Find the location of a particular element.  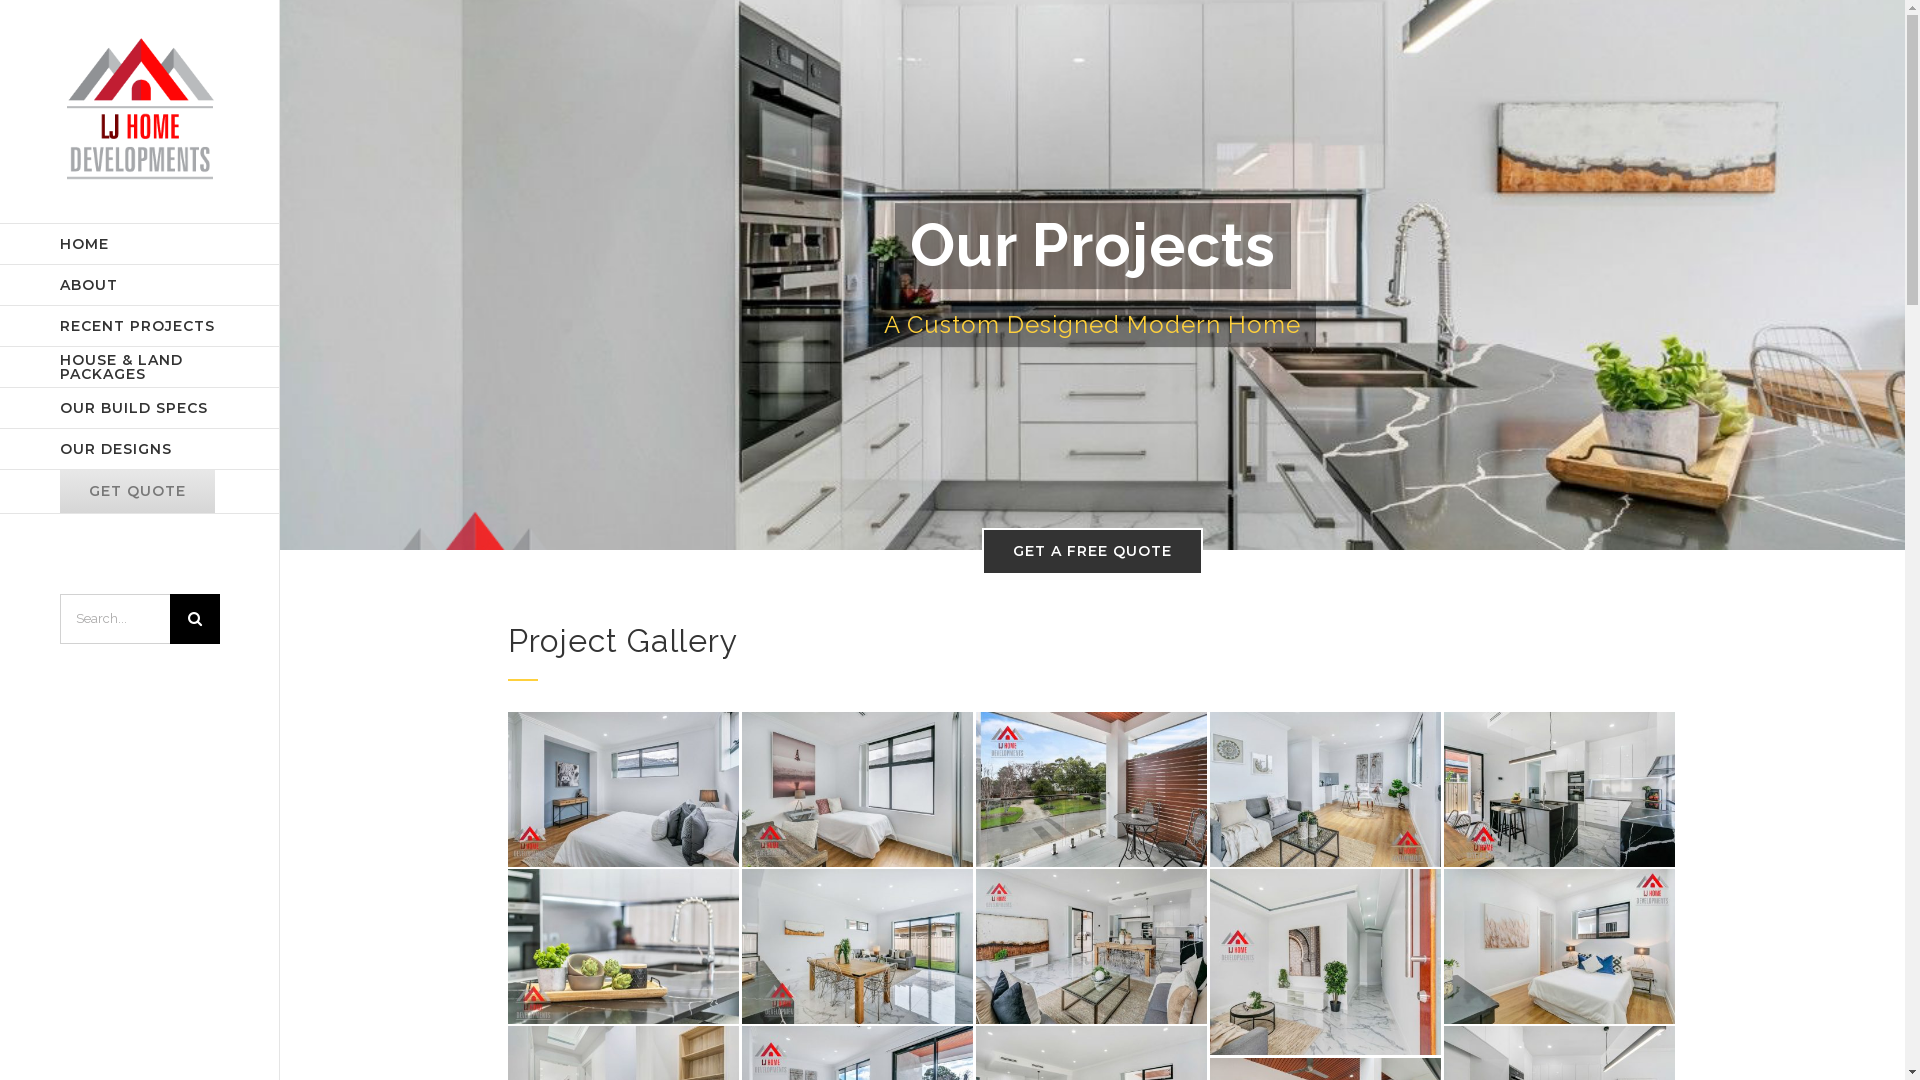

'ABOUT' is located at coordinates (138, 285).